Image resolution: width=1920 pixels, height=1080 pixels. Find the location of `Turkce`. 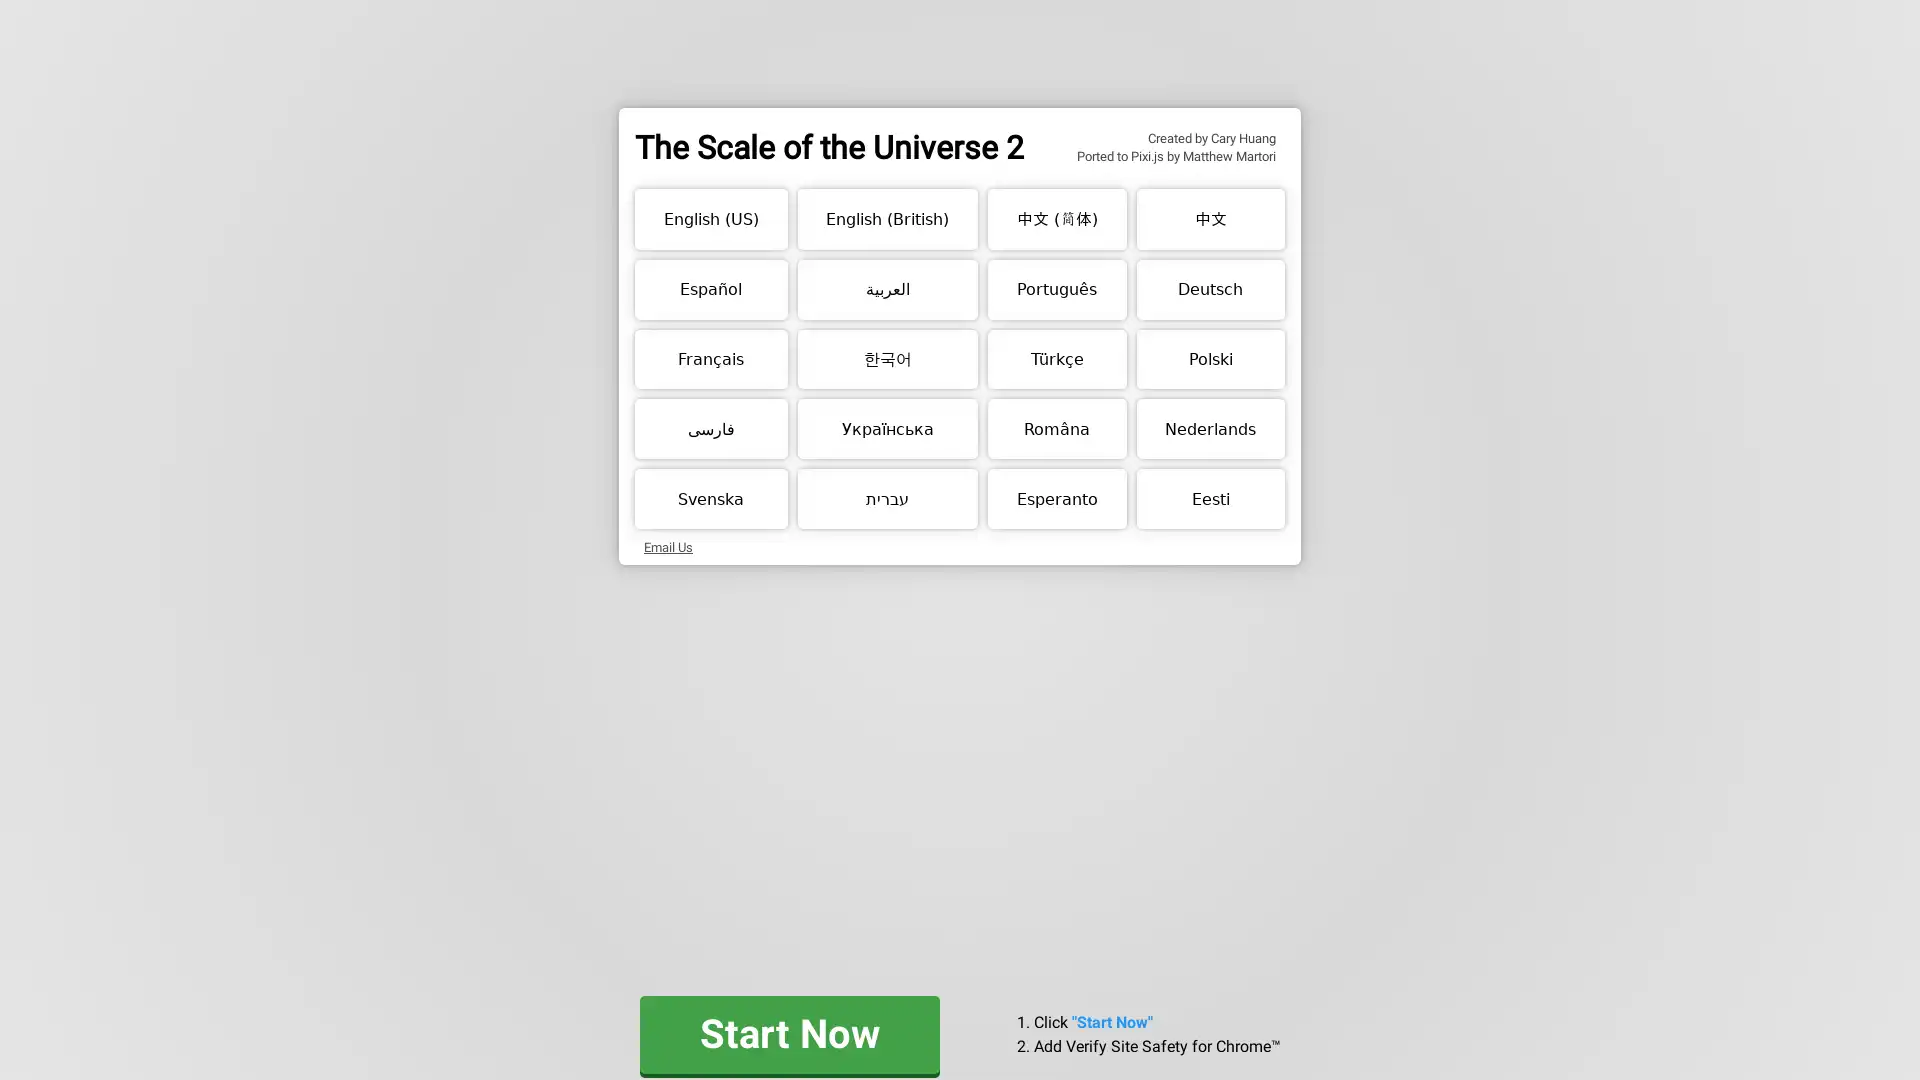

Turkce is located at coordinates (1055, 357).